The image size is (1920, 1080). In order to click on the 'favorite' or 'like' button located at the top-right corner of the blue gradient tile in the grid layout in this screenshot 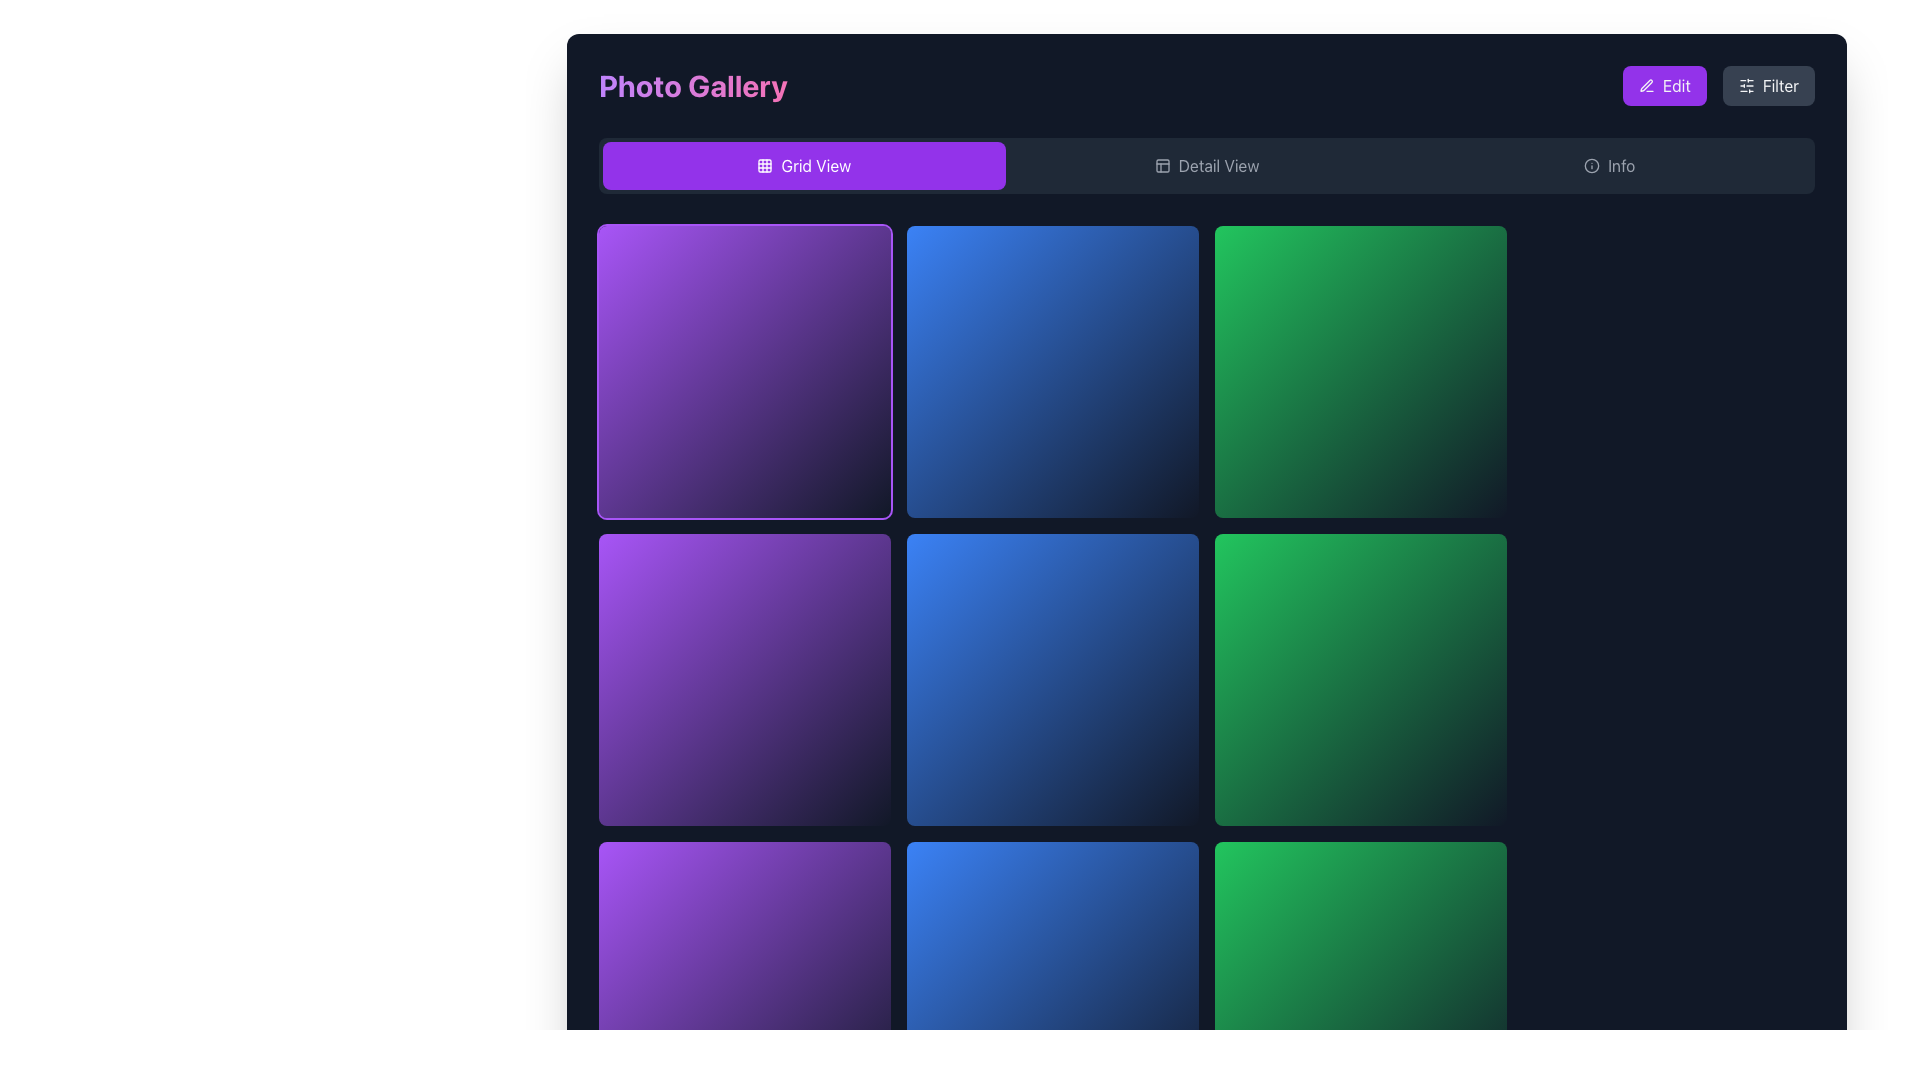, I will do `click(1175, 249)`.